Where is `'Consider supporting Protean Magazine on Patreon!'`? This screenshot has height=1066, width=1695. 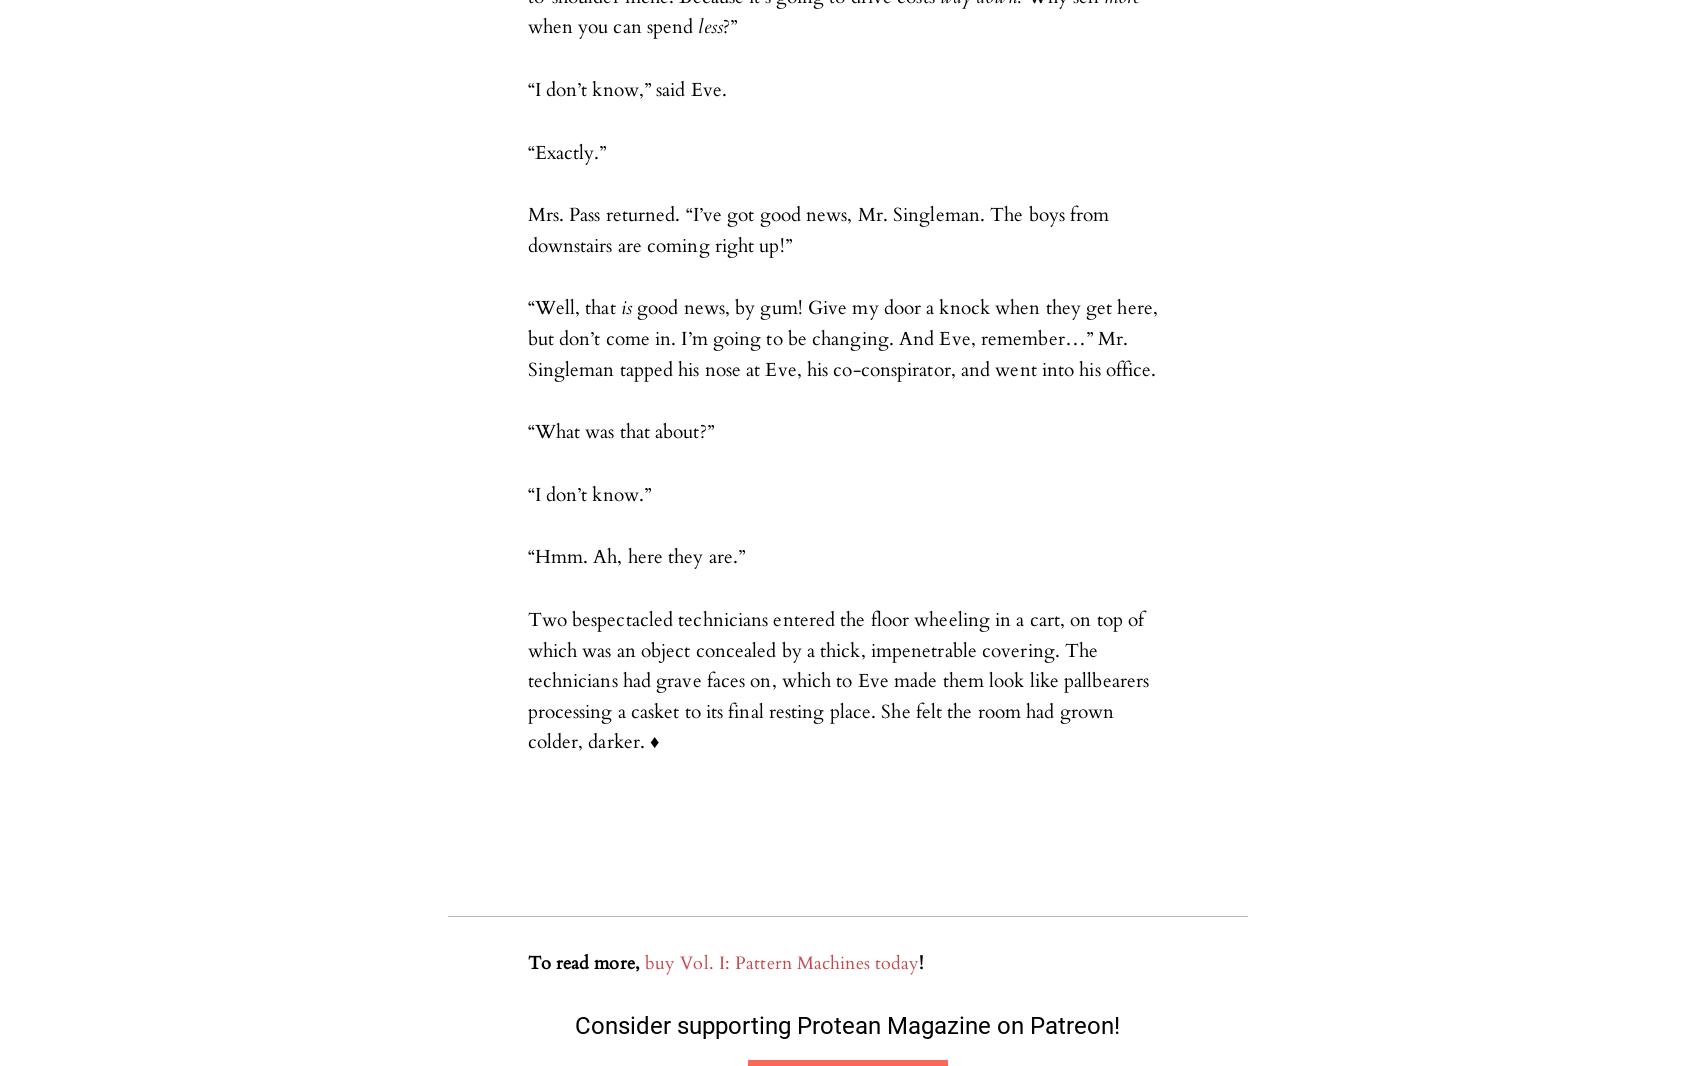
'Consider supporting Protean Magazine on Patreon!' is located at coordinates (847, 1024).